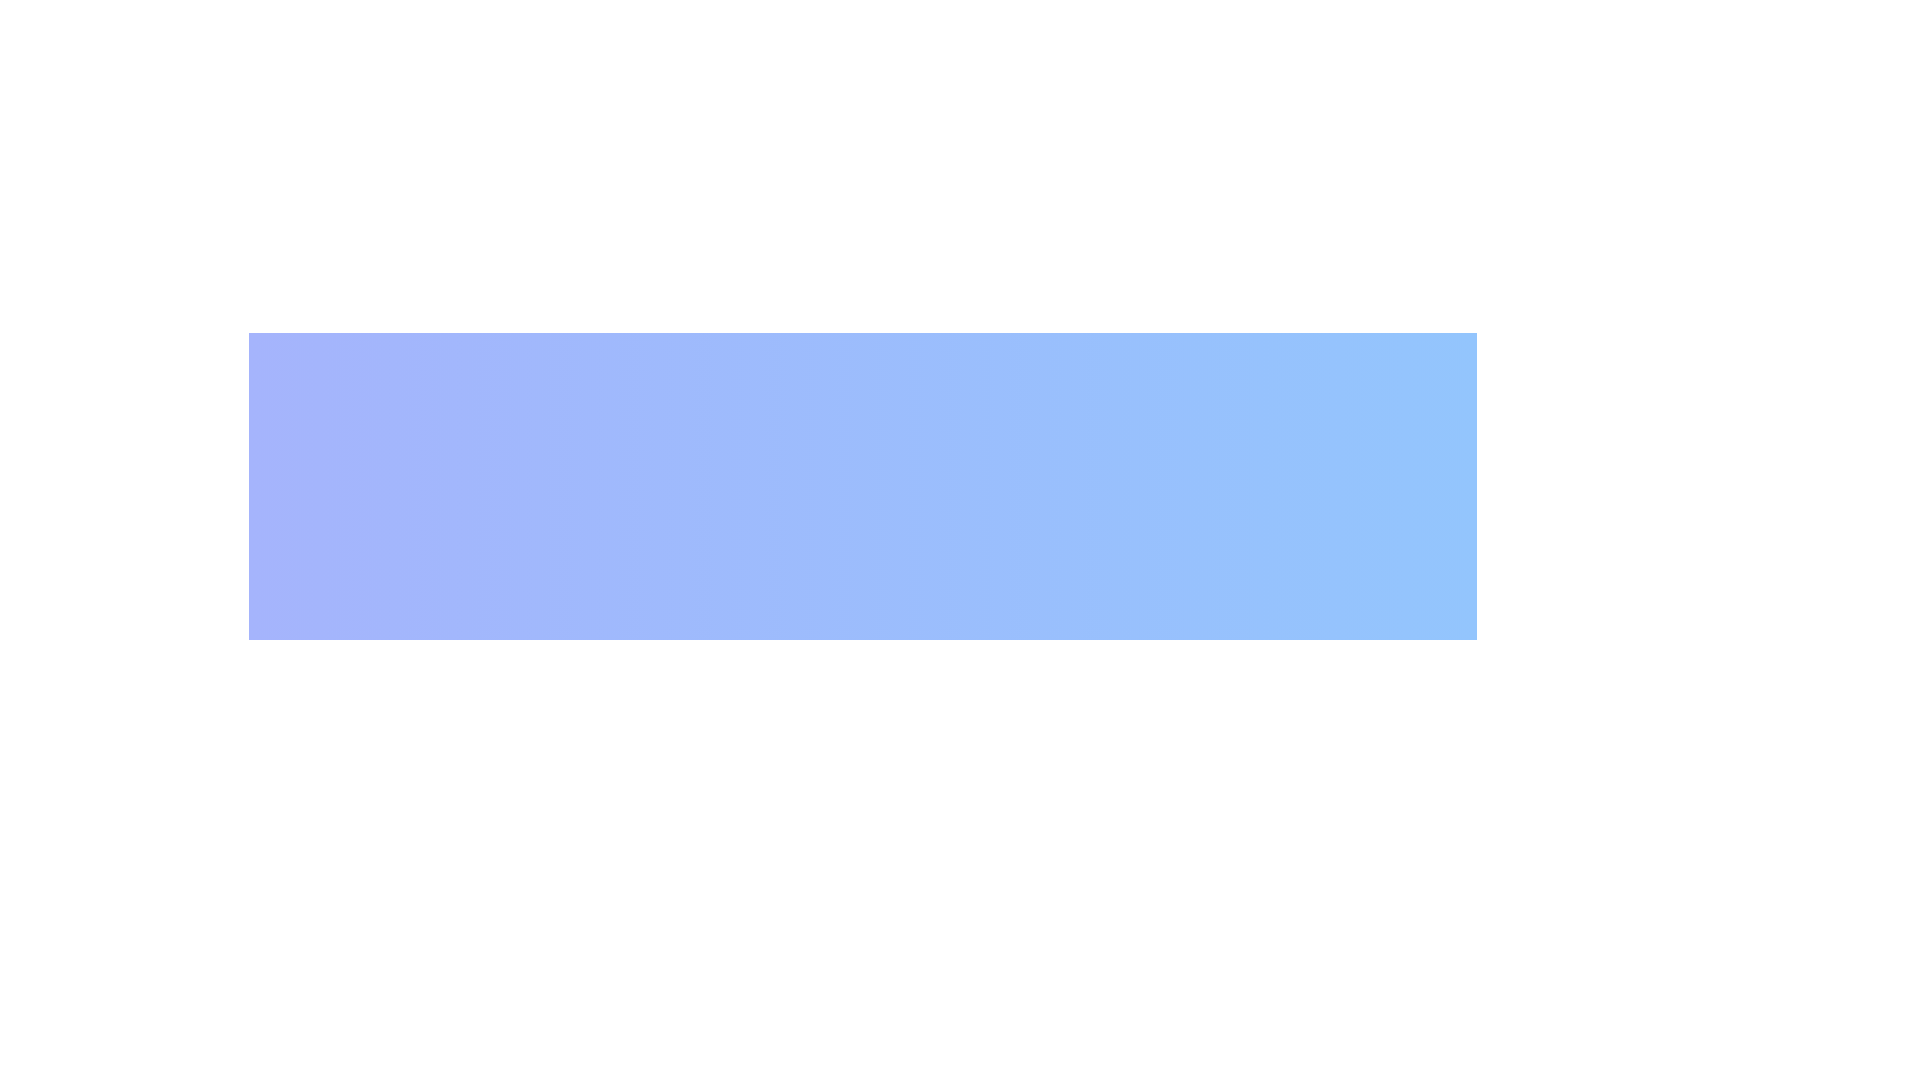 This screenshot has height=1080, width=1920. I want to click on Text Label that describes the color code located below the circular red area in the centered column layout, so click(702, 1007).